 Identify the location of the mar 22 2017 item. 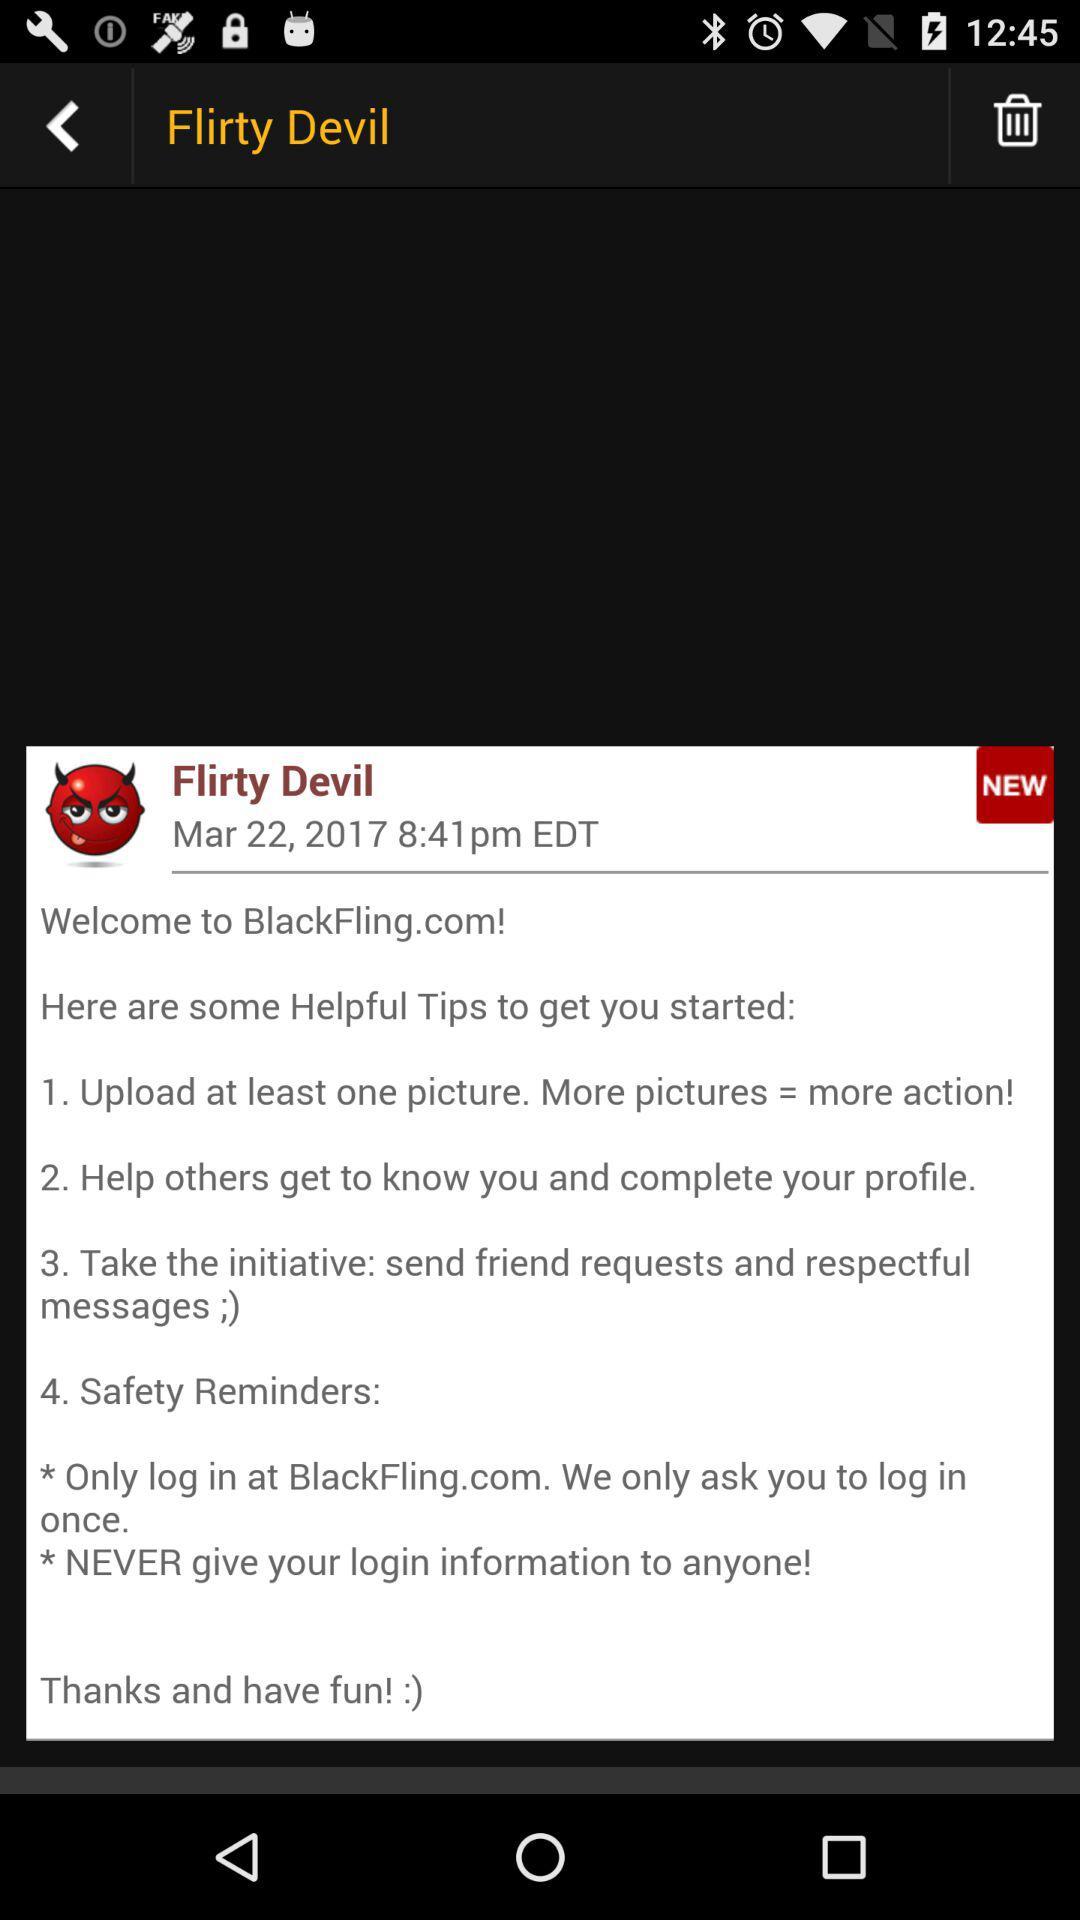
(609, 832).